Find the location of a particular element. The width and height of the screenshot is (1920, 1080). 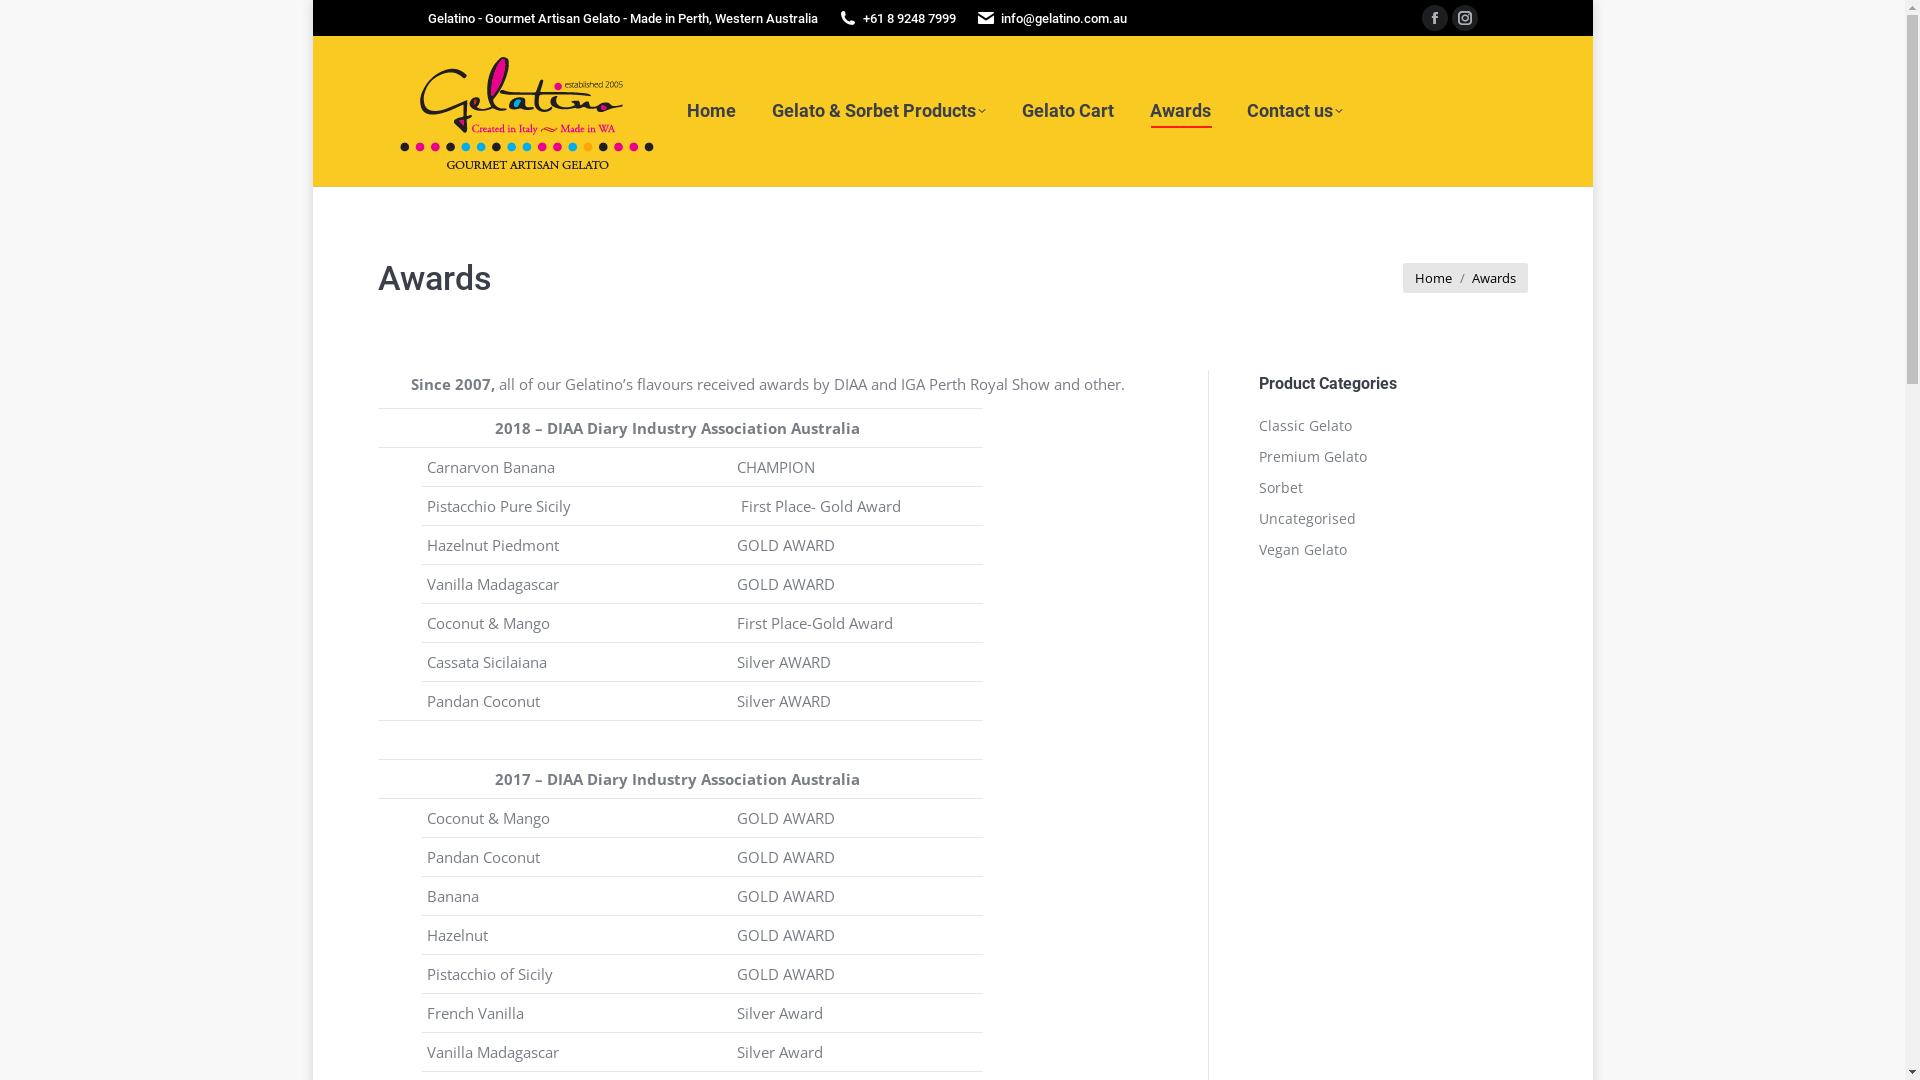

'Awards' is located at coordinates (1180, 111).